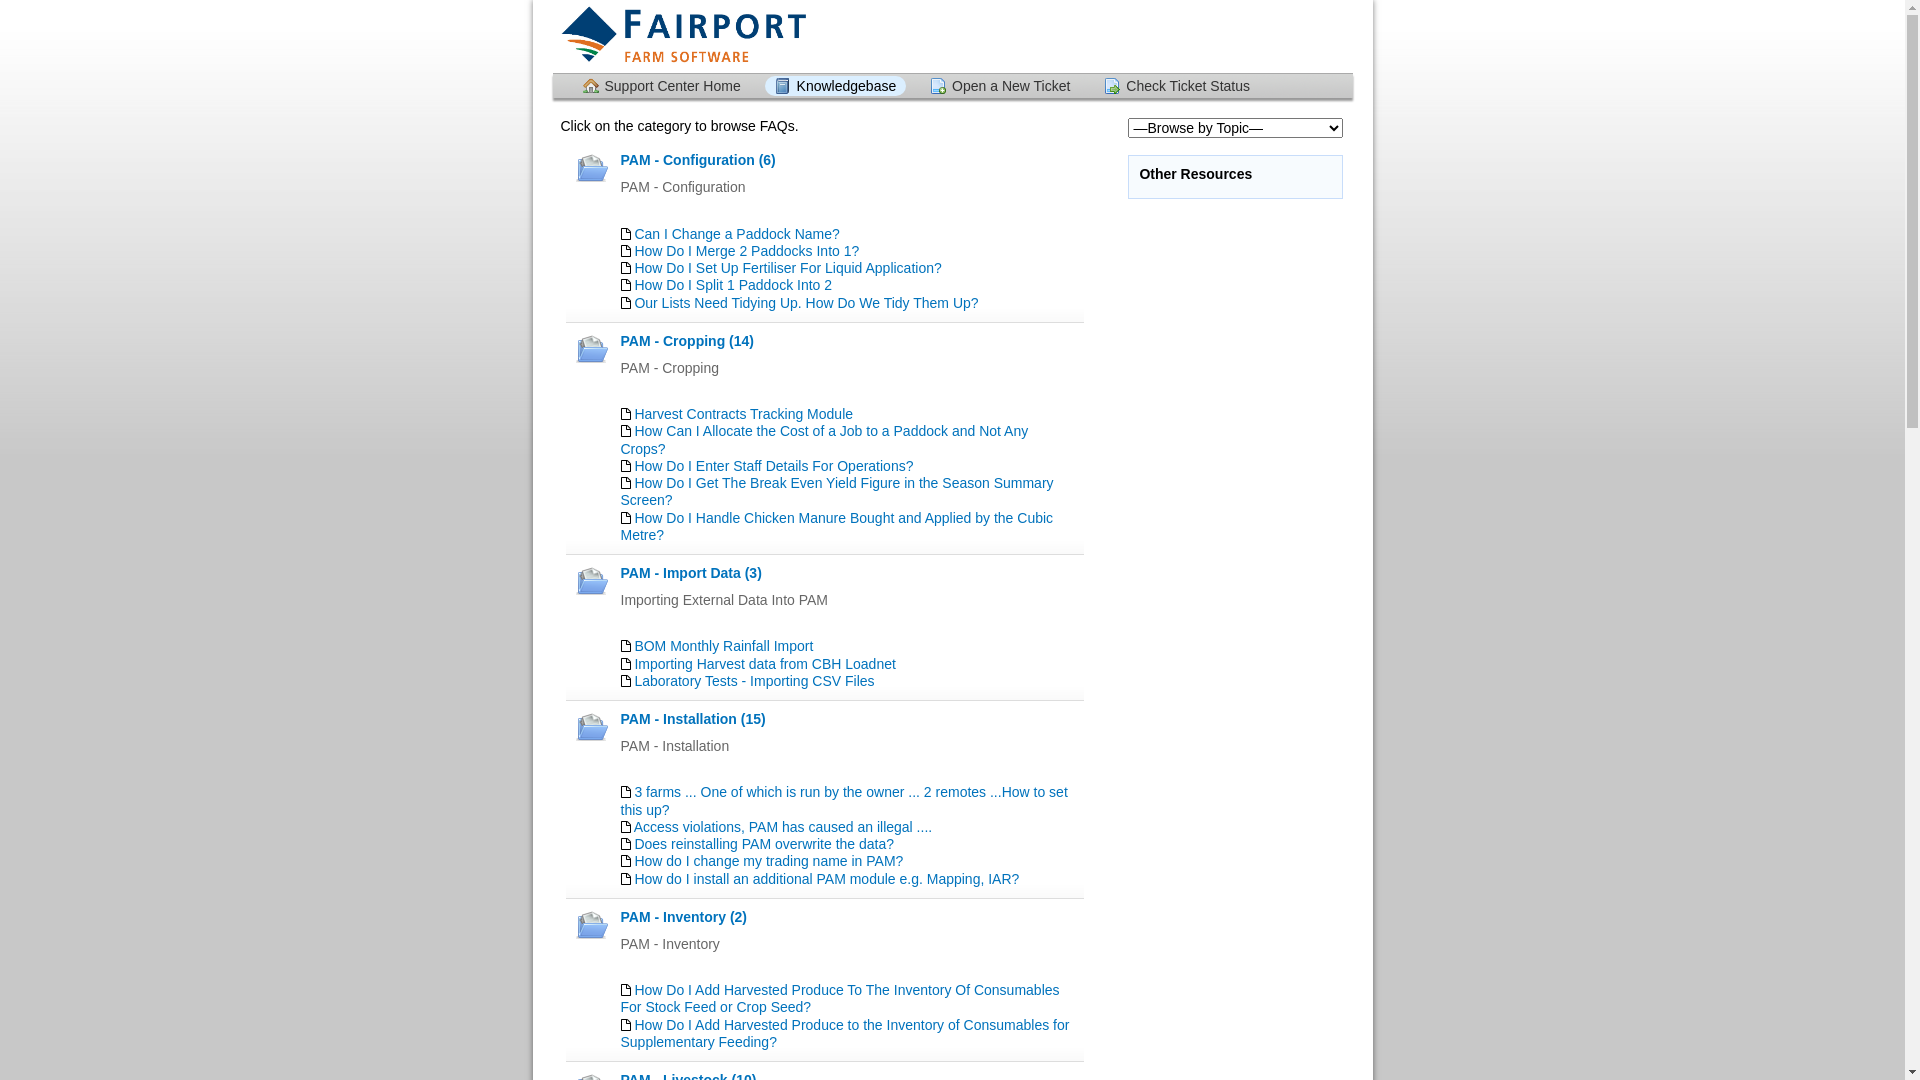  I want to click on 'Check Ticket Status', so click(1176, 84).